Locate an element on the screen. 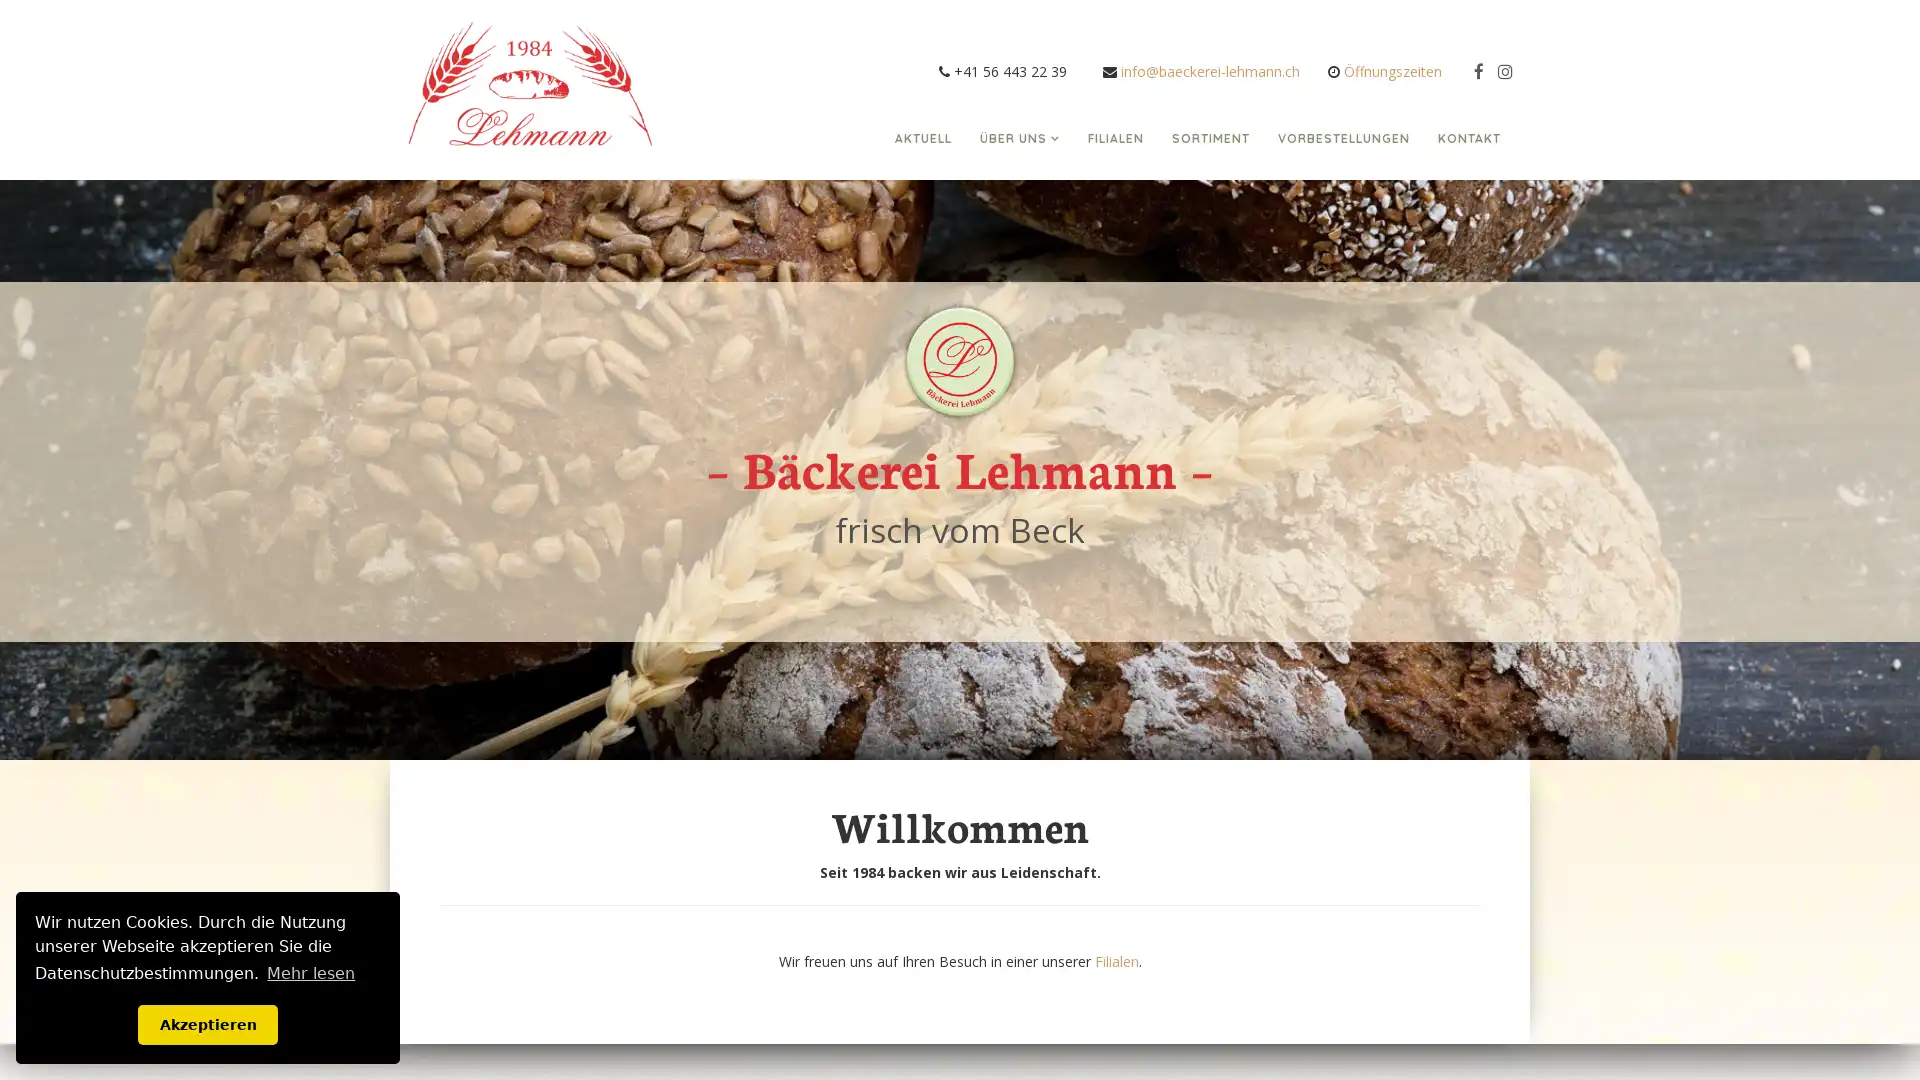 The image size is (1920, 1080). dismiss cookie message is located at coordinates (207, 1024).